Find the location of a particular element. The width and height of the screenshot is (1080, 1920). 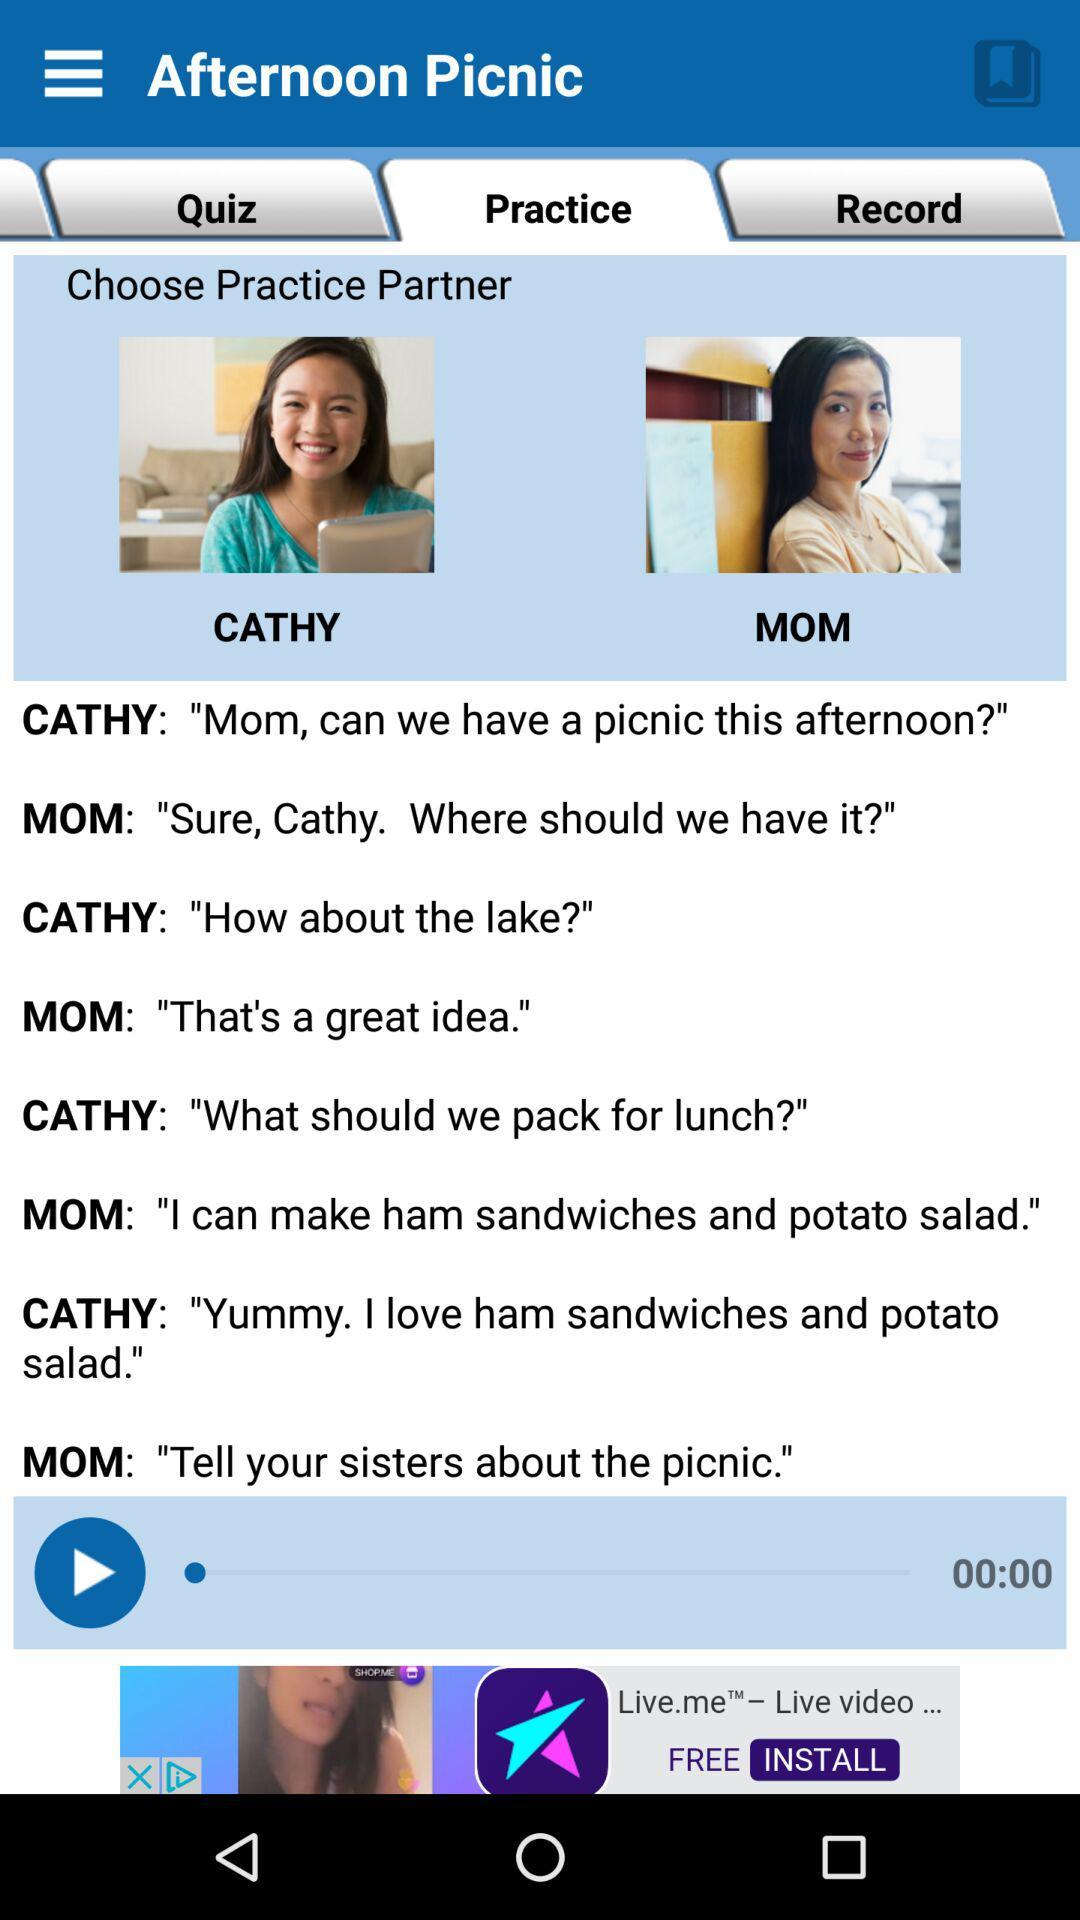

install app is located at coordinates (540, 1727).